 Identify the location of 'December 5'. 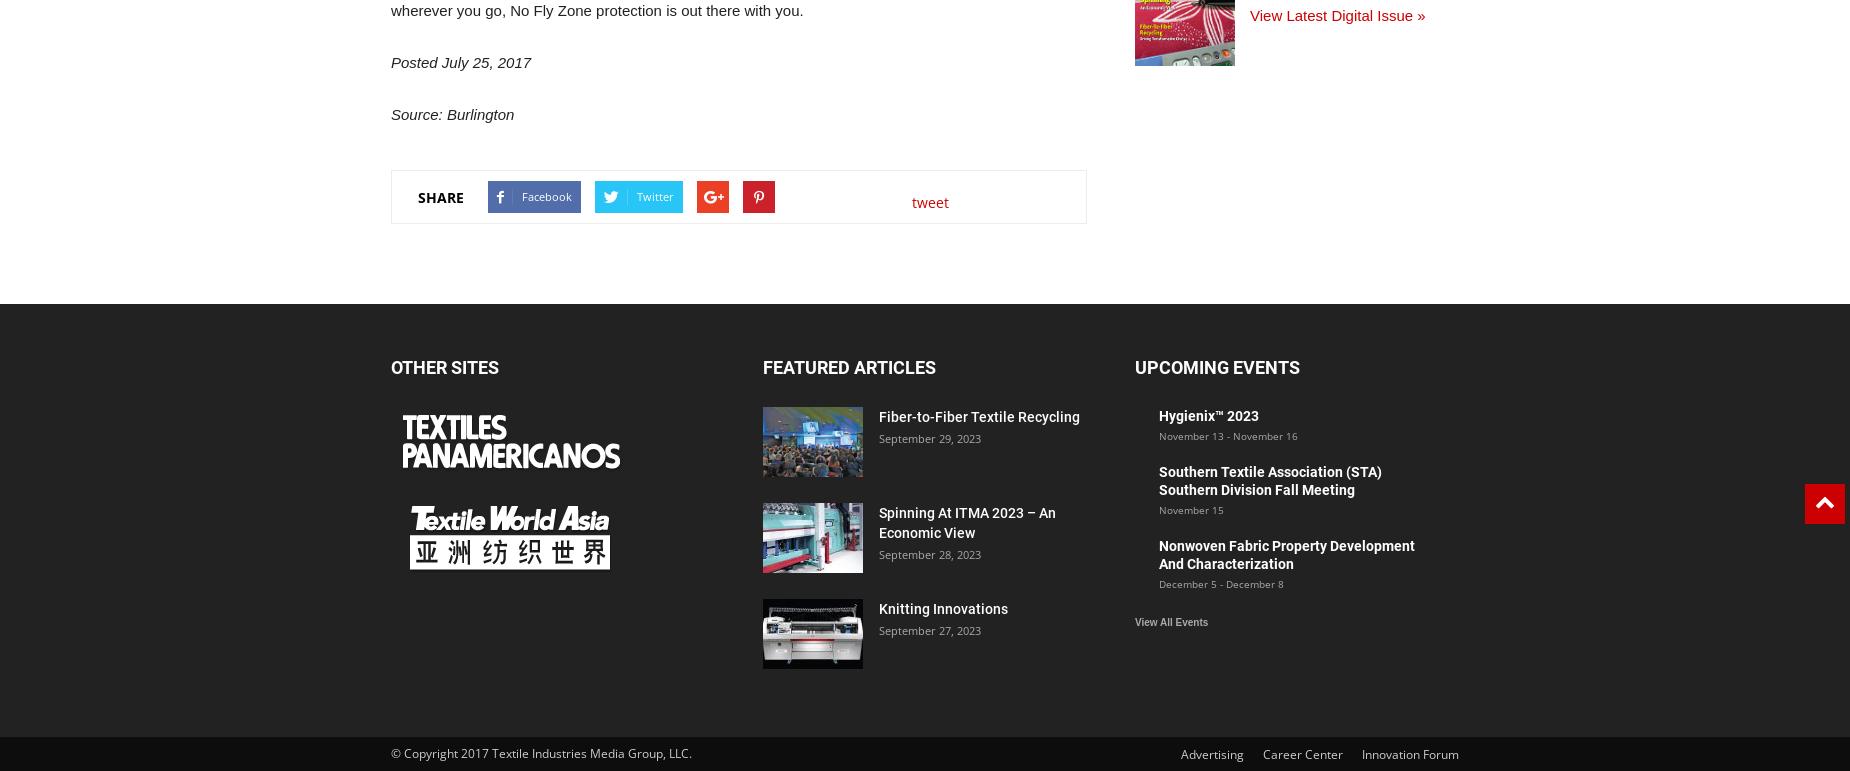
(1187, 583).